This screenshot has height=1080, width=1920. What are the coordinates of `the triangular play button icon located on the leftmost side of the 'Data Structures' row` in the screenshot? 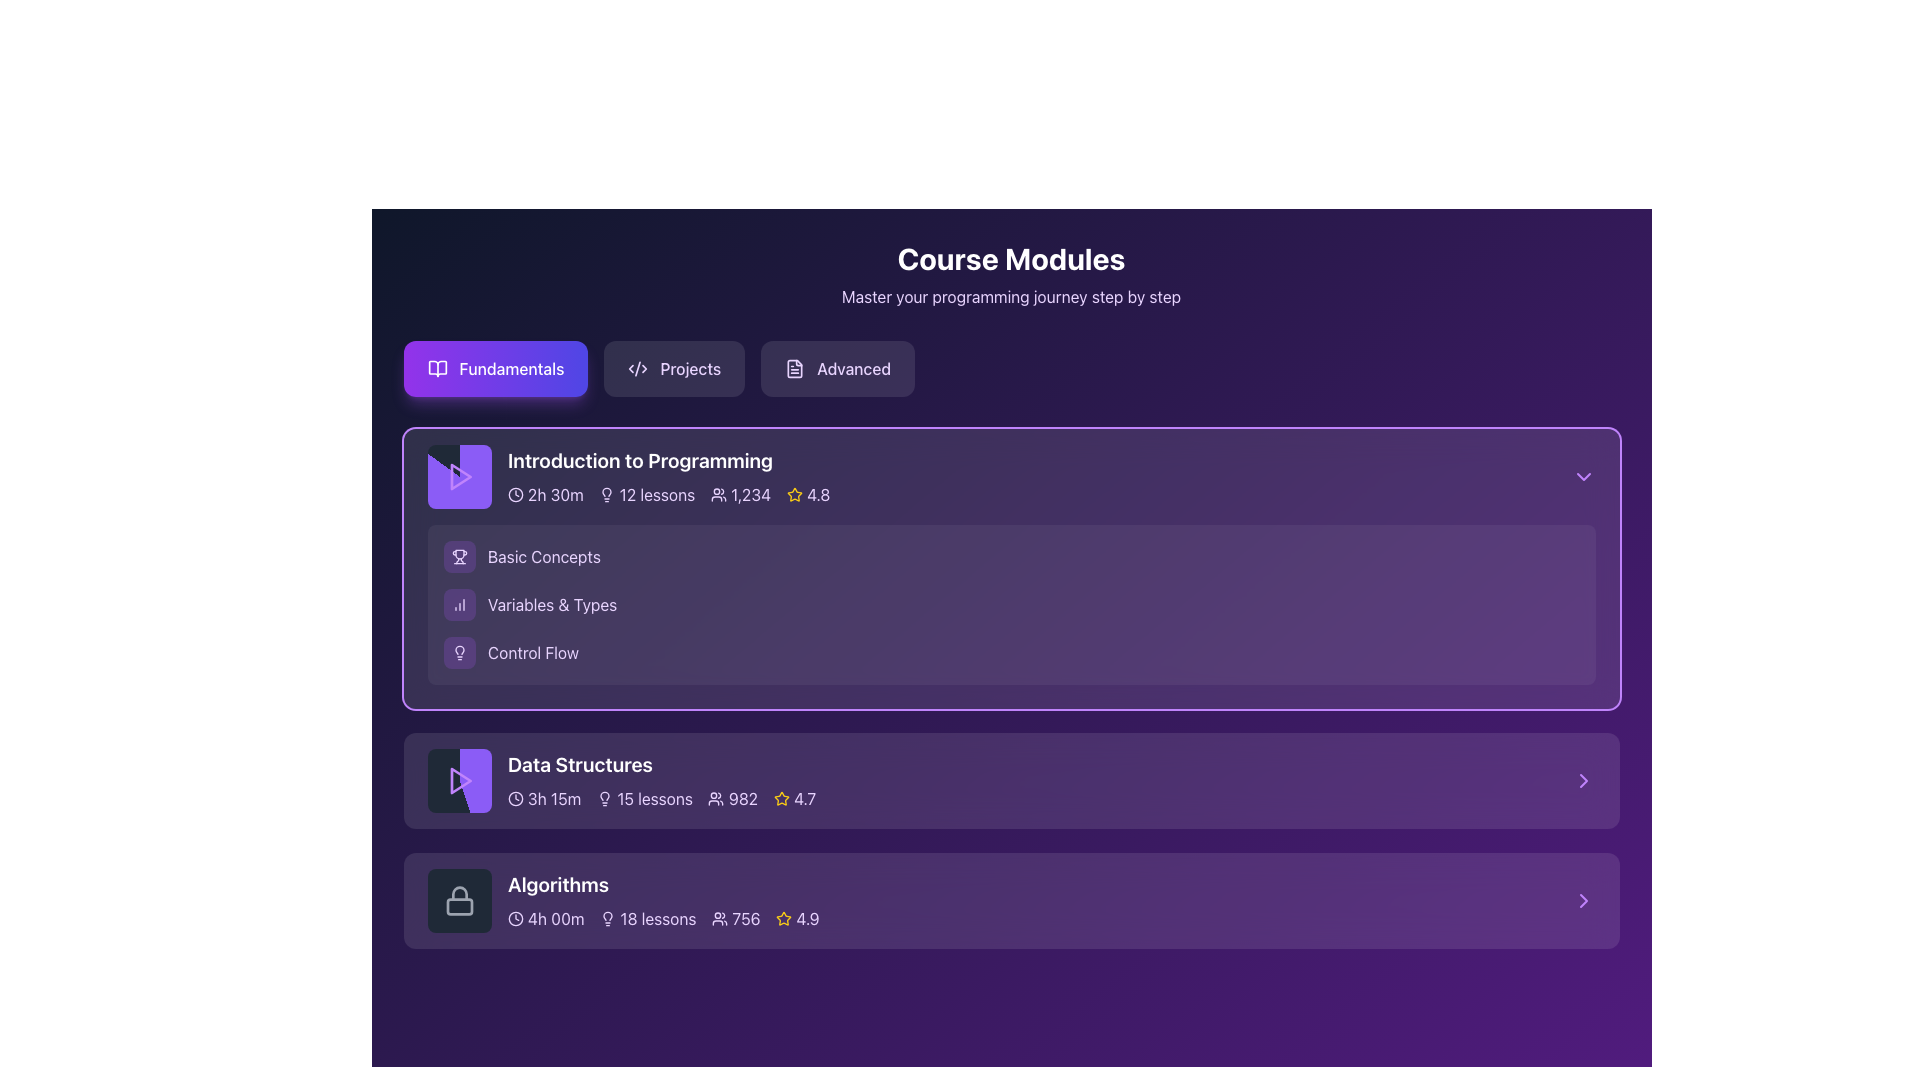 It's located at (458, 779).